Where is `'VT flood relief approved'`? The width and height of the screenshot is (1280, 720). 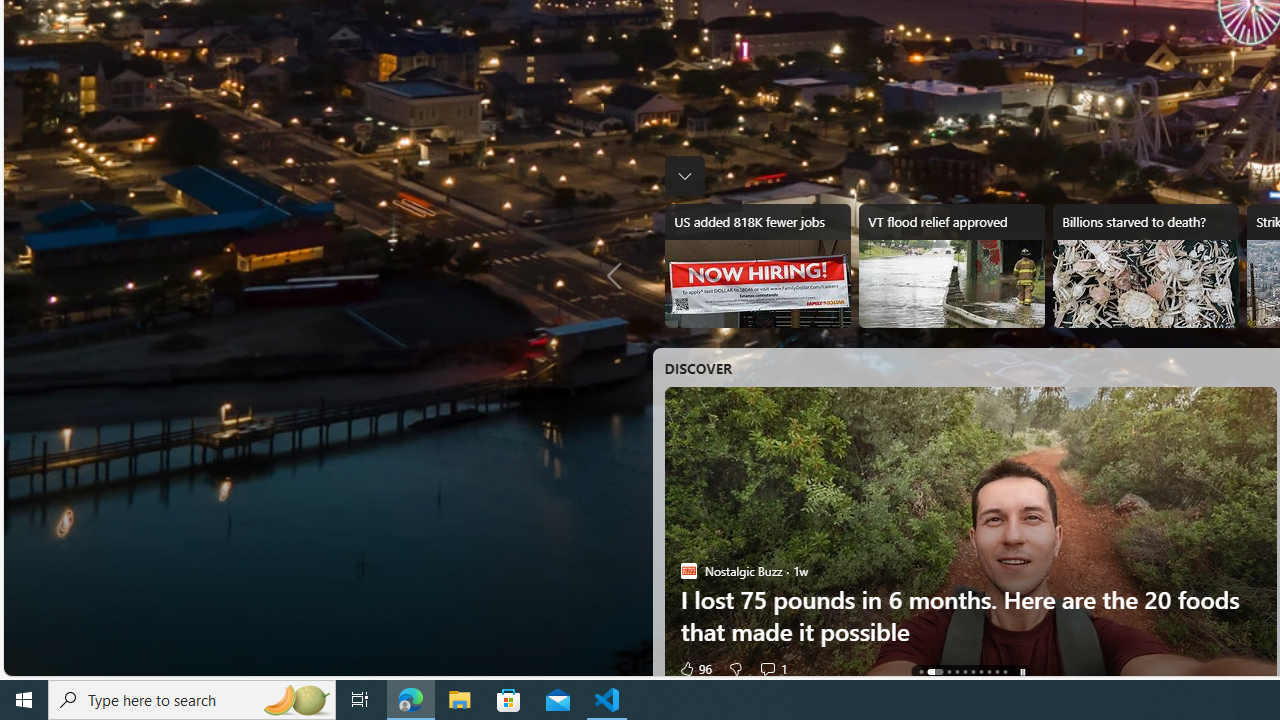 'VT flood relief approved' is located at coordinates (950, 265).